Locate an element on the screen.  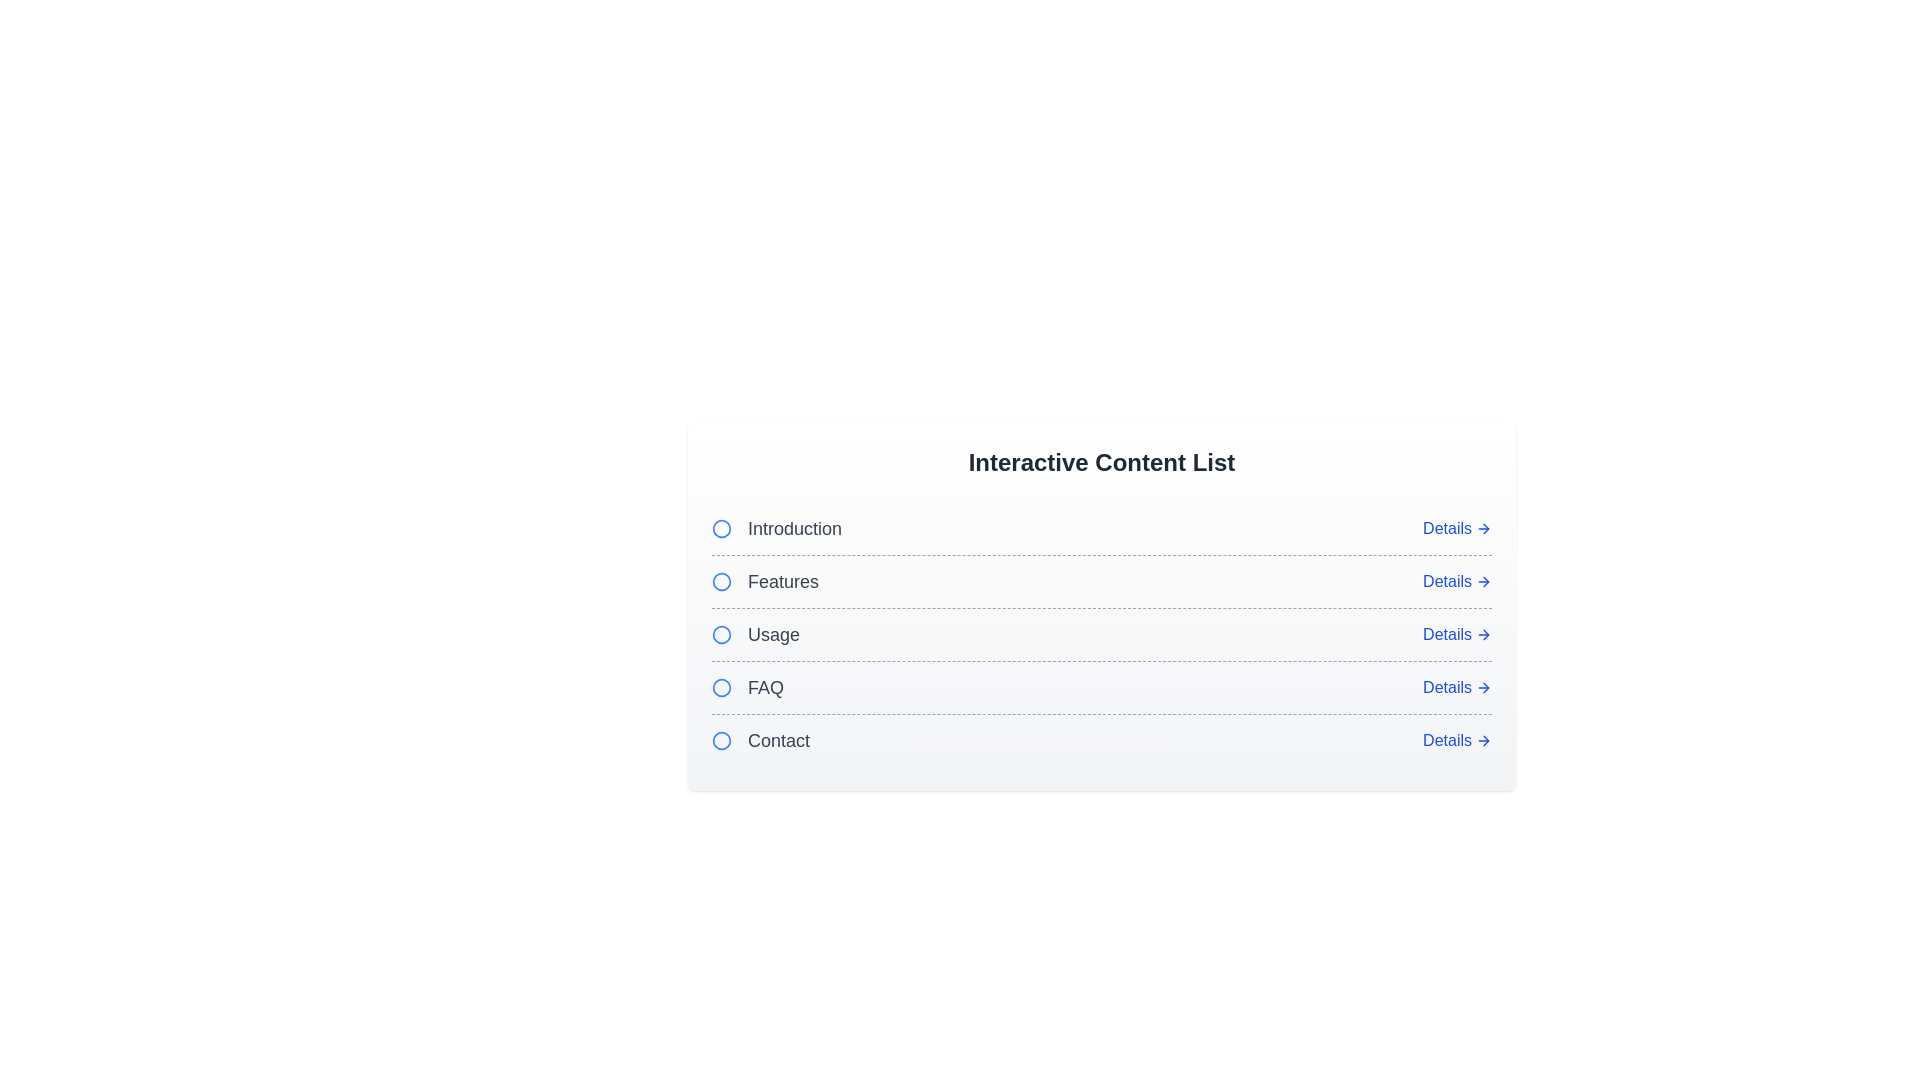
the text link located at the end of the fourth row in the vertical list, which follows the label 'FAQ' is located at coordinates (1447, 582).